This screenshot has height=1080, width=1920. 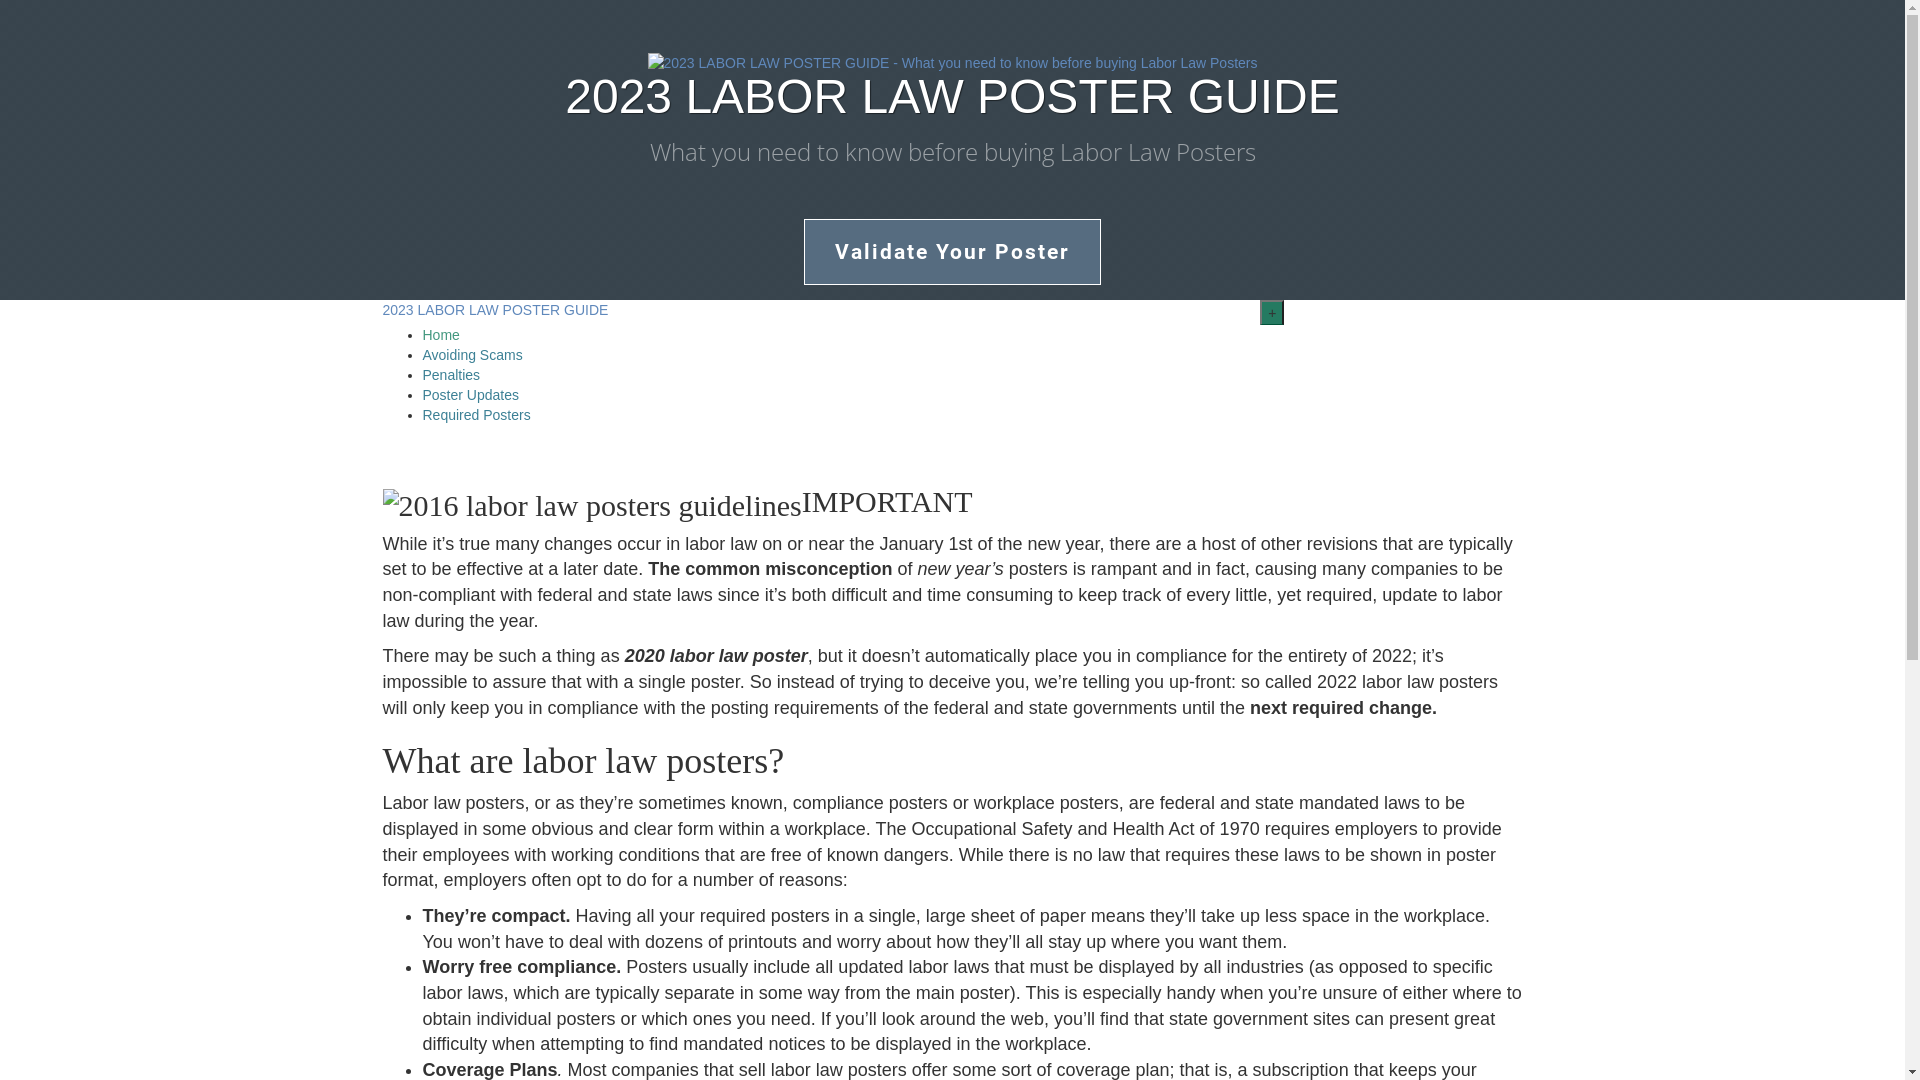 I want to click on 'Required Posters', so click(x=474, y=414).